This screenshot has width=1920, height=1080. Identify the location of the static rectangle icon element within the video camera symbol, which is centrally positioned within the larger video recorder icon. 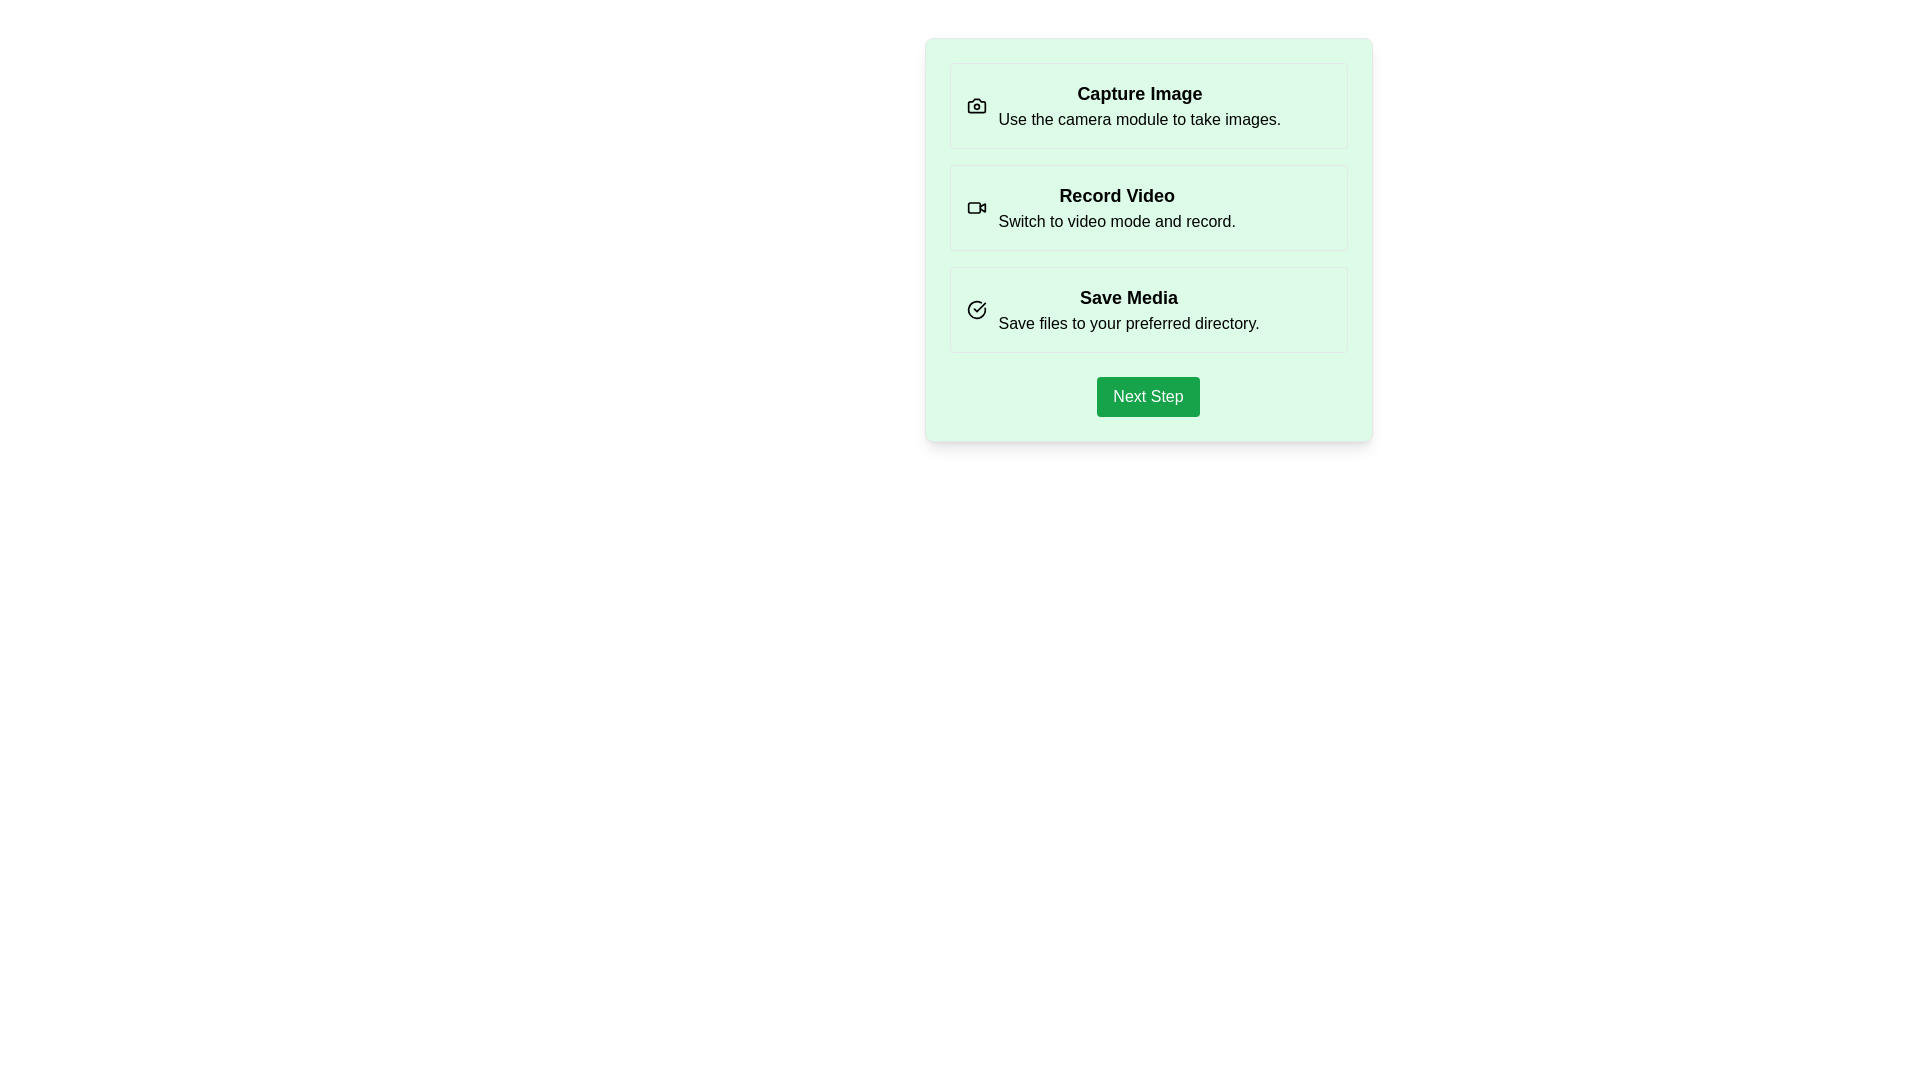
(974, 208).